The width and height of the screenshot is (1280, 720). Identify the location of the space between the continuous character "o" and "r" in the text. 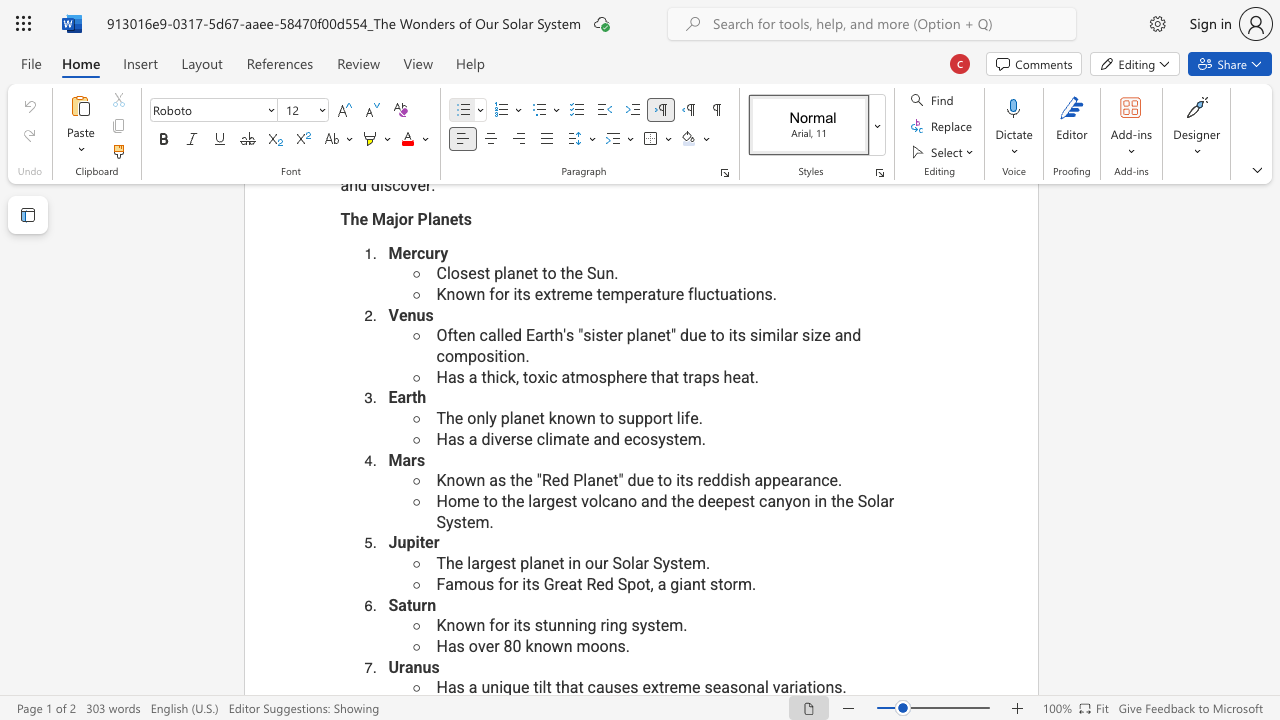
(503, 624).